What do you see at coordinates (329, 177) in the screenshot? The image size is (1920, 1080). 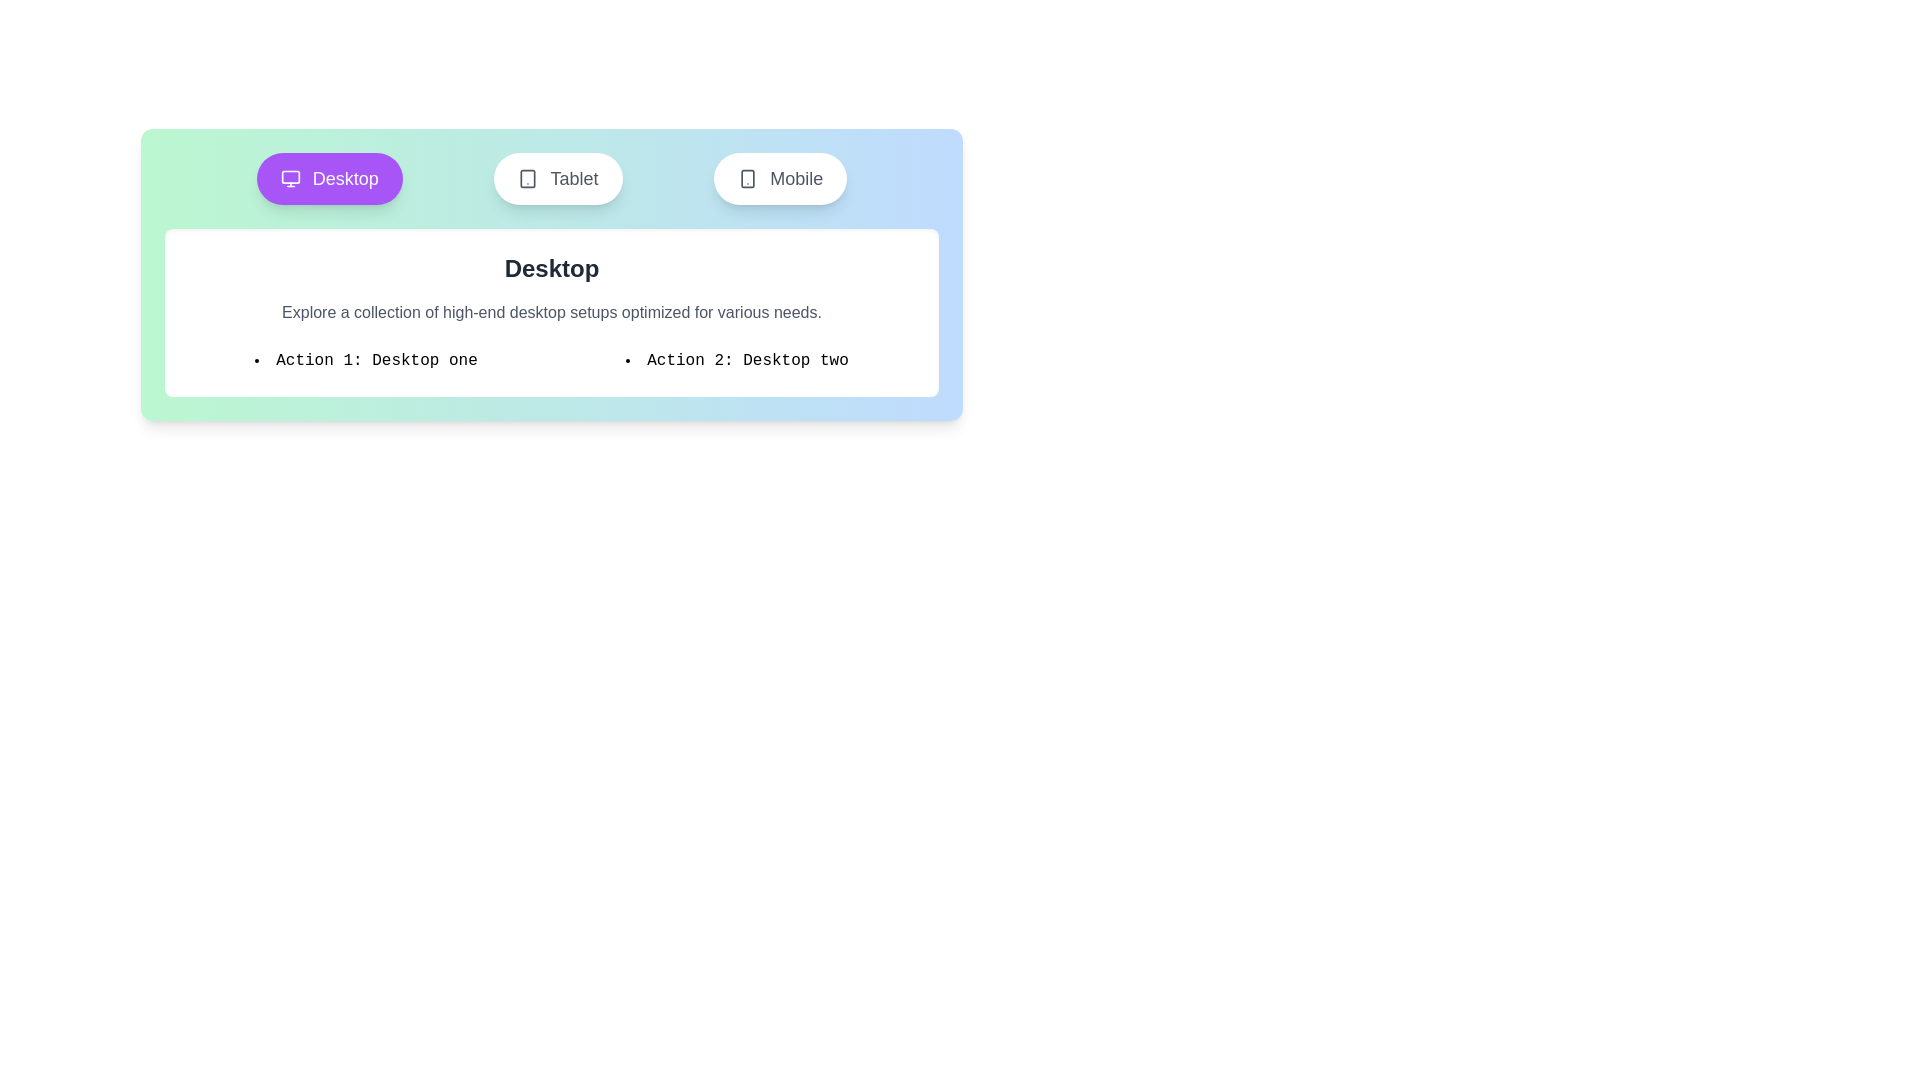 I see `the Desktop tab by clicking on its button` at bounding box center [329, 177].